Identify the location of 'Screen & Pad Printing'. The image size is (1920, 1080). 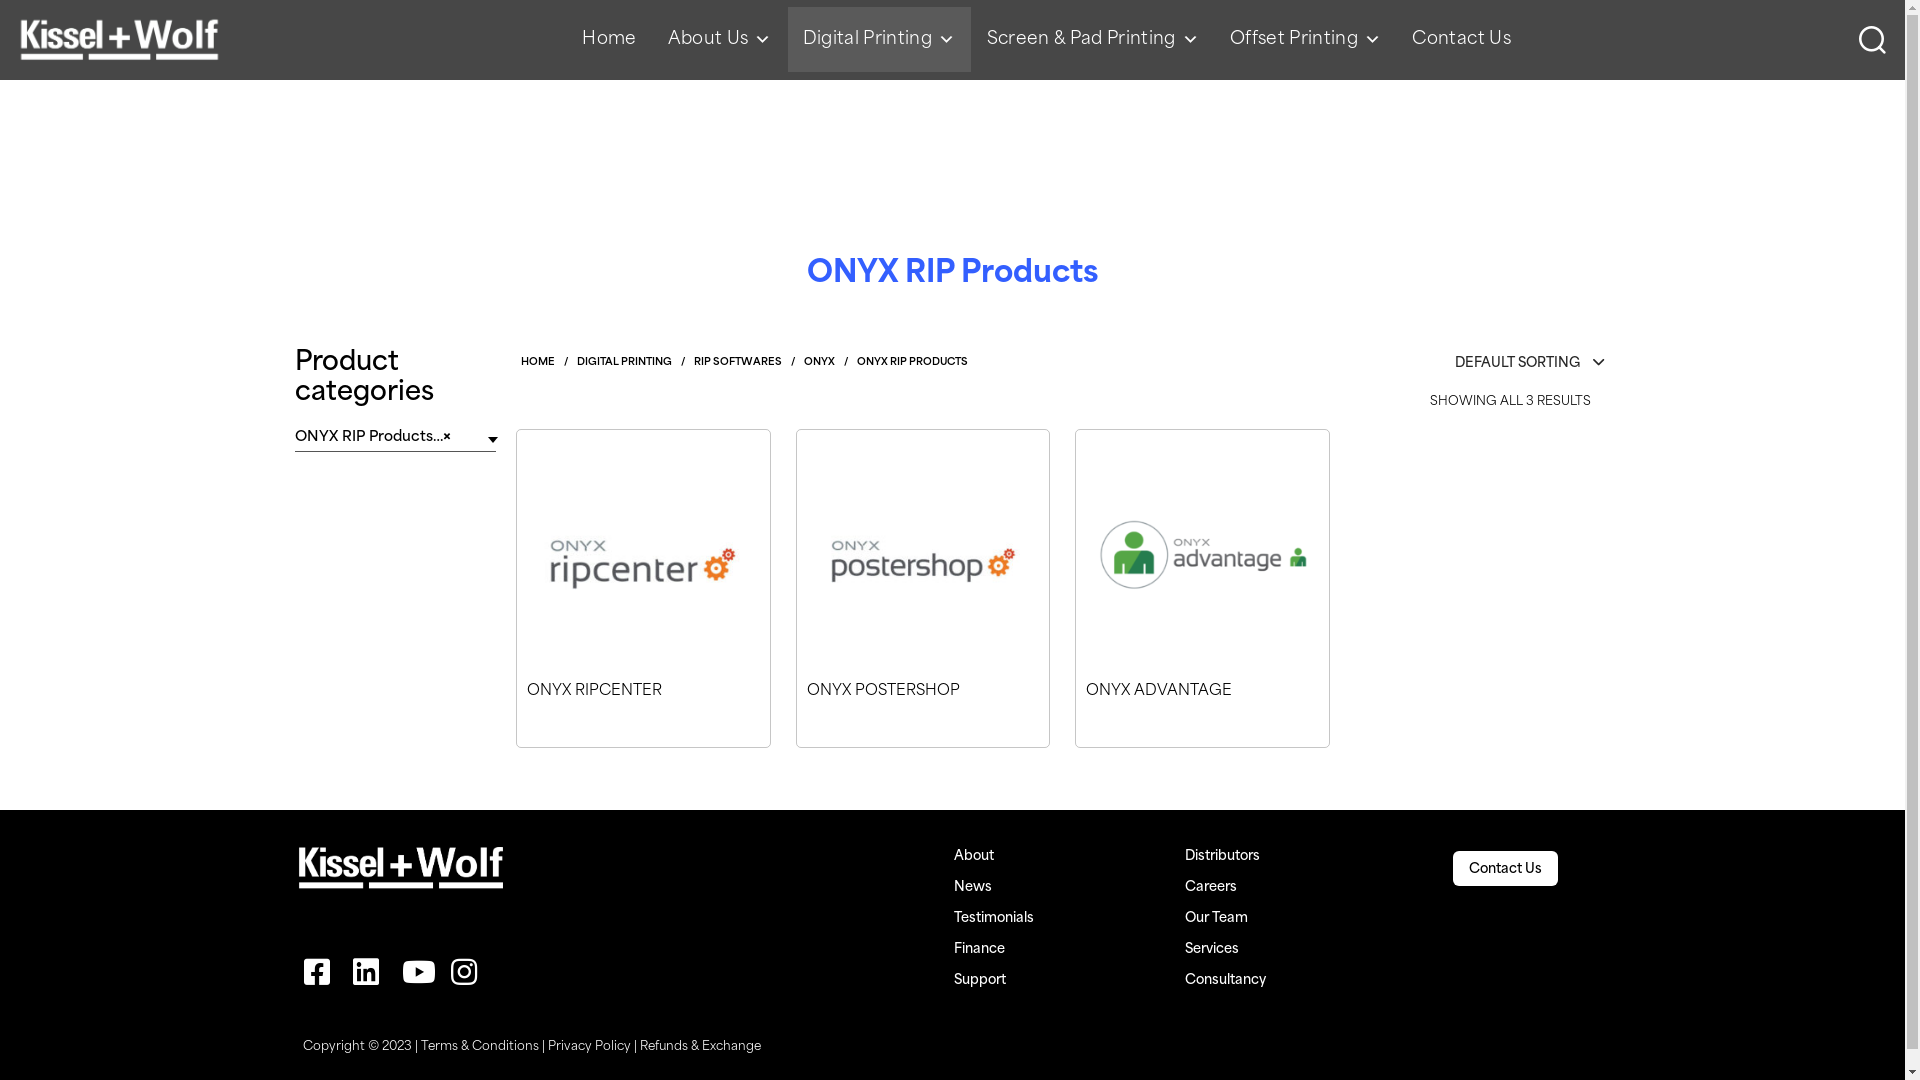
(1092, 39).